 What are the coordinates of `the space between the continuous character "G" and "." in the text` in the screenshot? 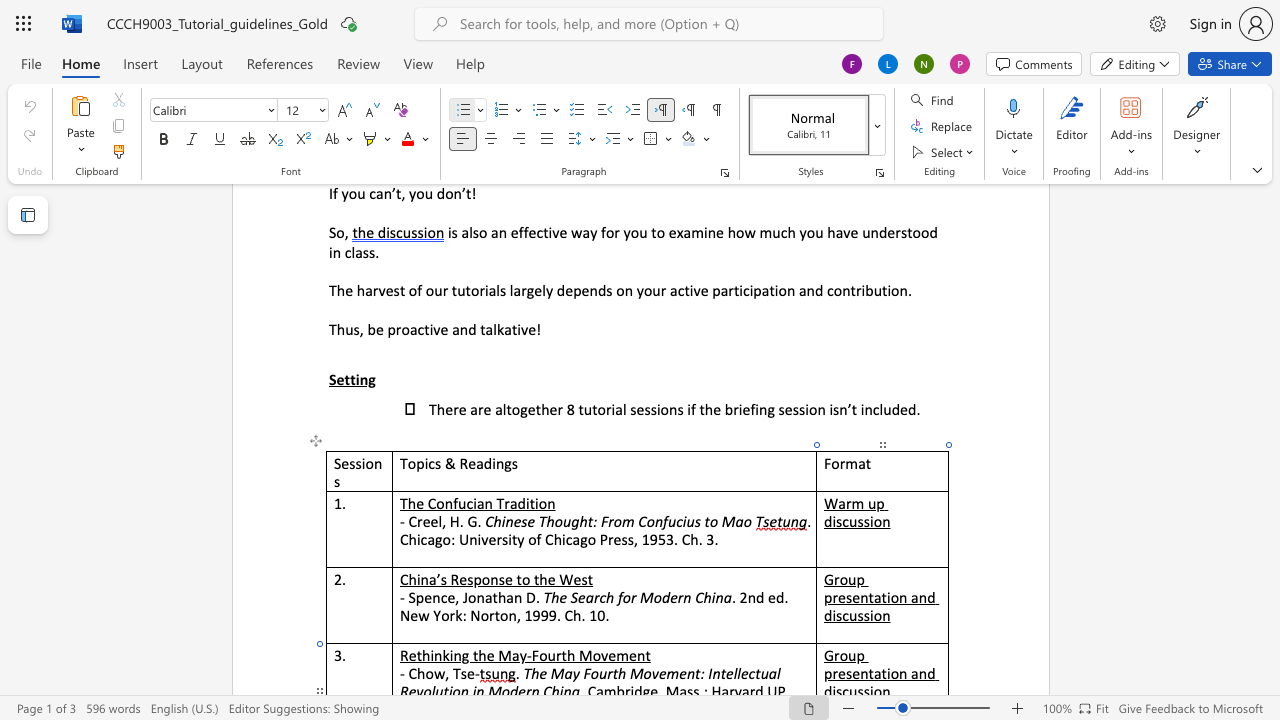 It's located at (475, 520).